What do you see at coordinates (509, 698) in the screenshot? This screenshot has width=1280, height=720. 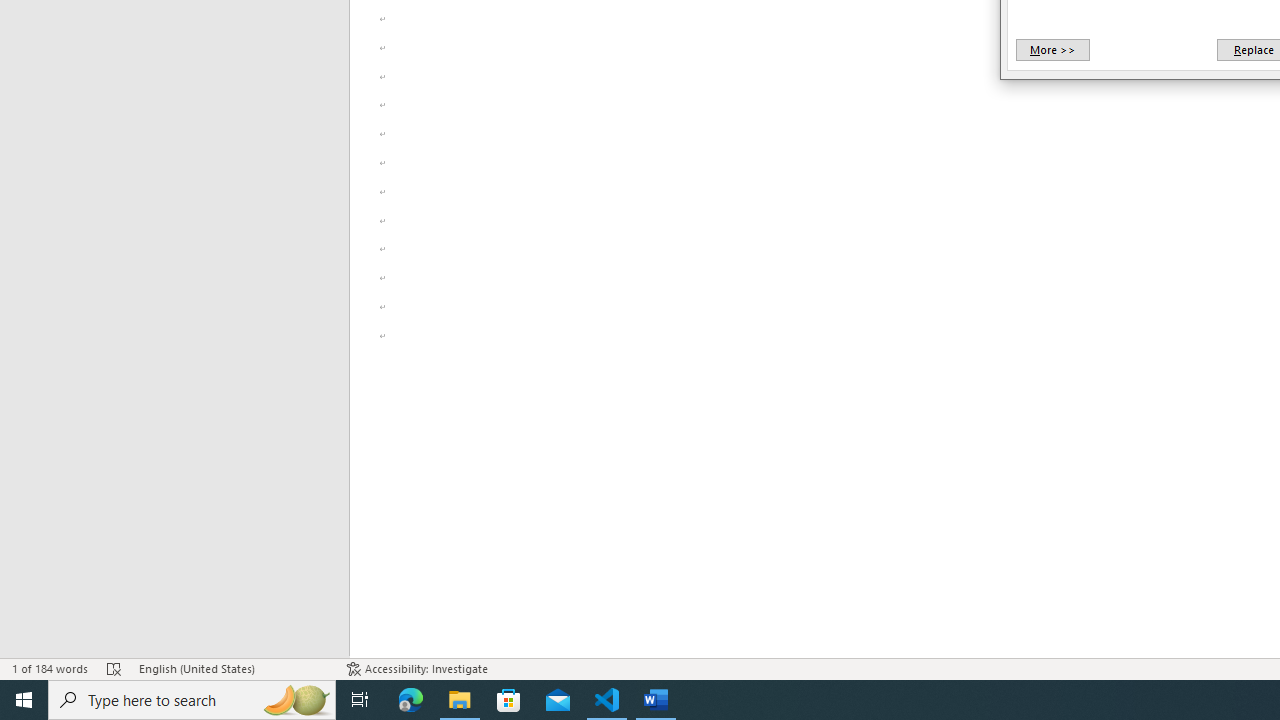 I see `'Microsoft Store'` at bounding box center [509, 698].